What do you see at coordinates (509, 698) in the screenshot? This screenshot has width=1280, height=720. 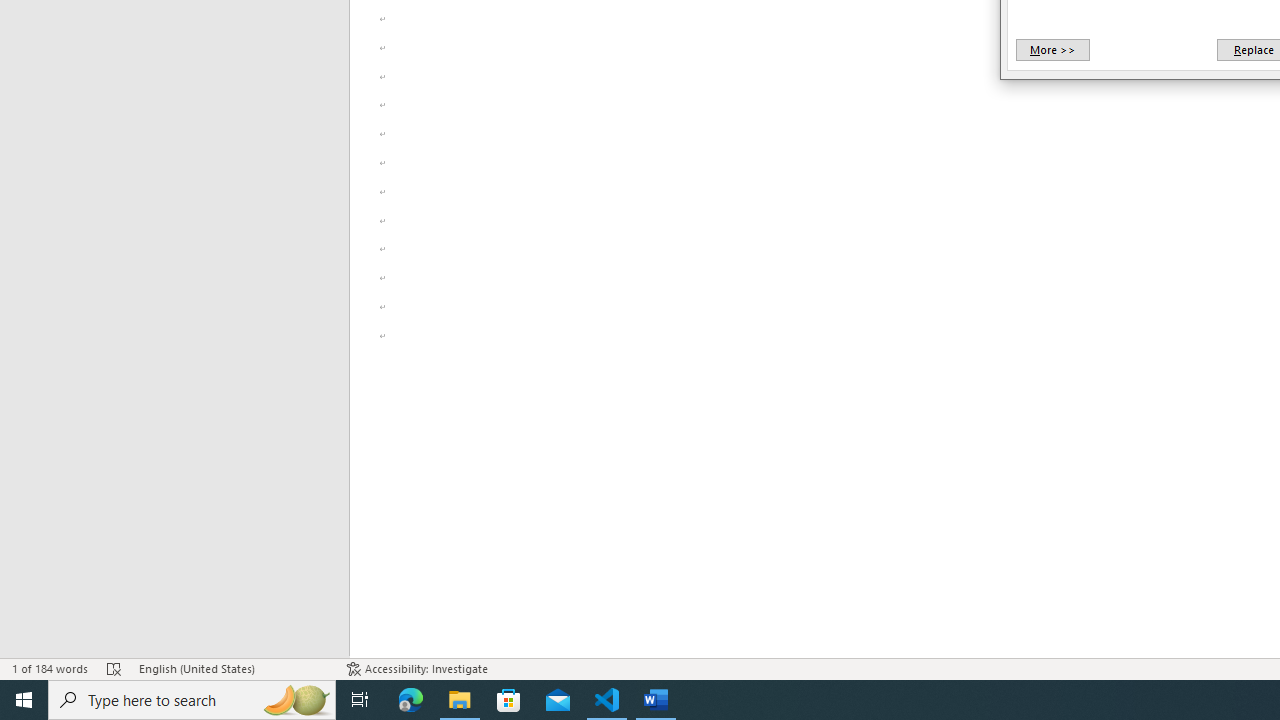 I see `'Microsoft Store'` at bounding box center [509, 698].